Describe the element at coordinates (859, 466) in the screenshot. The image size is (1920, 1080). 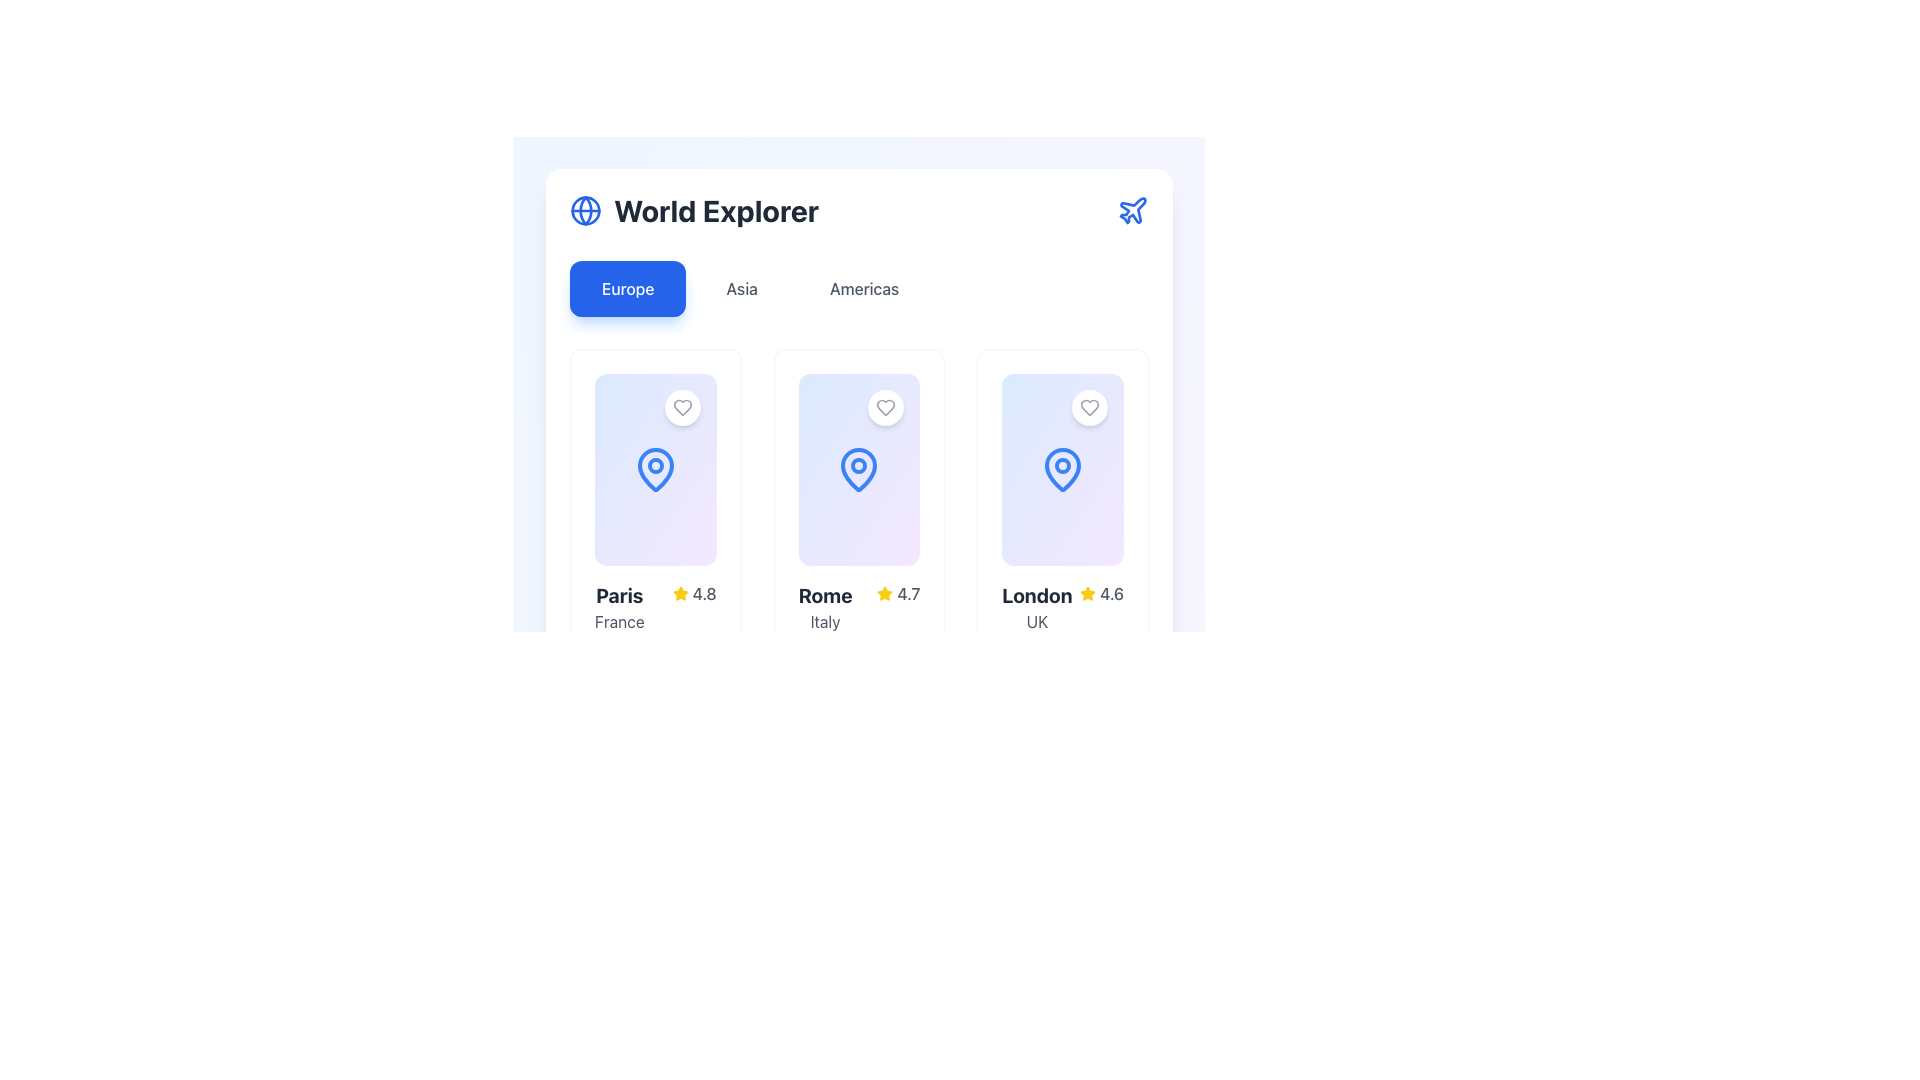
I see `the SVG Circle Element located centrally within the map pin icon for the city 'Rome'` at that location.